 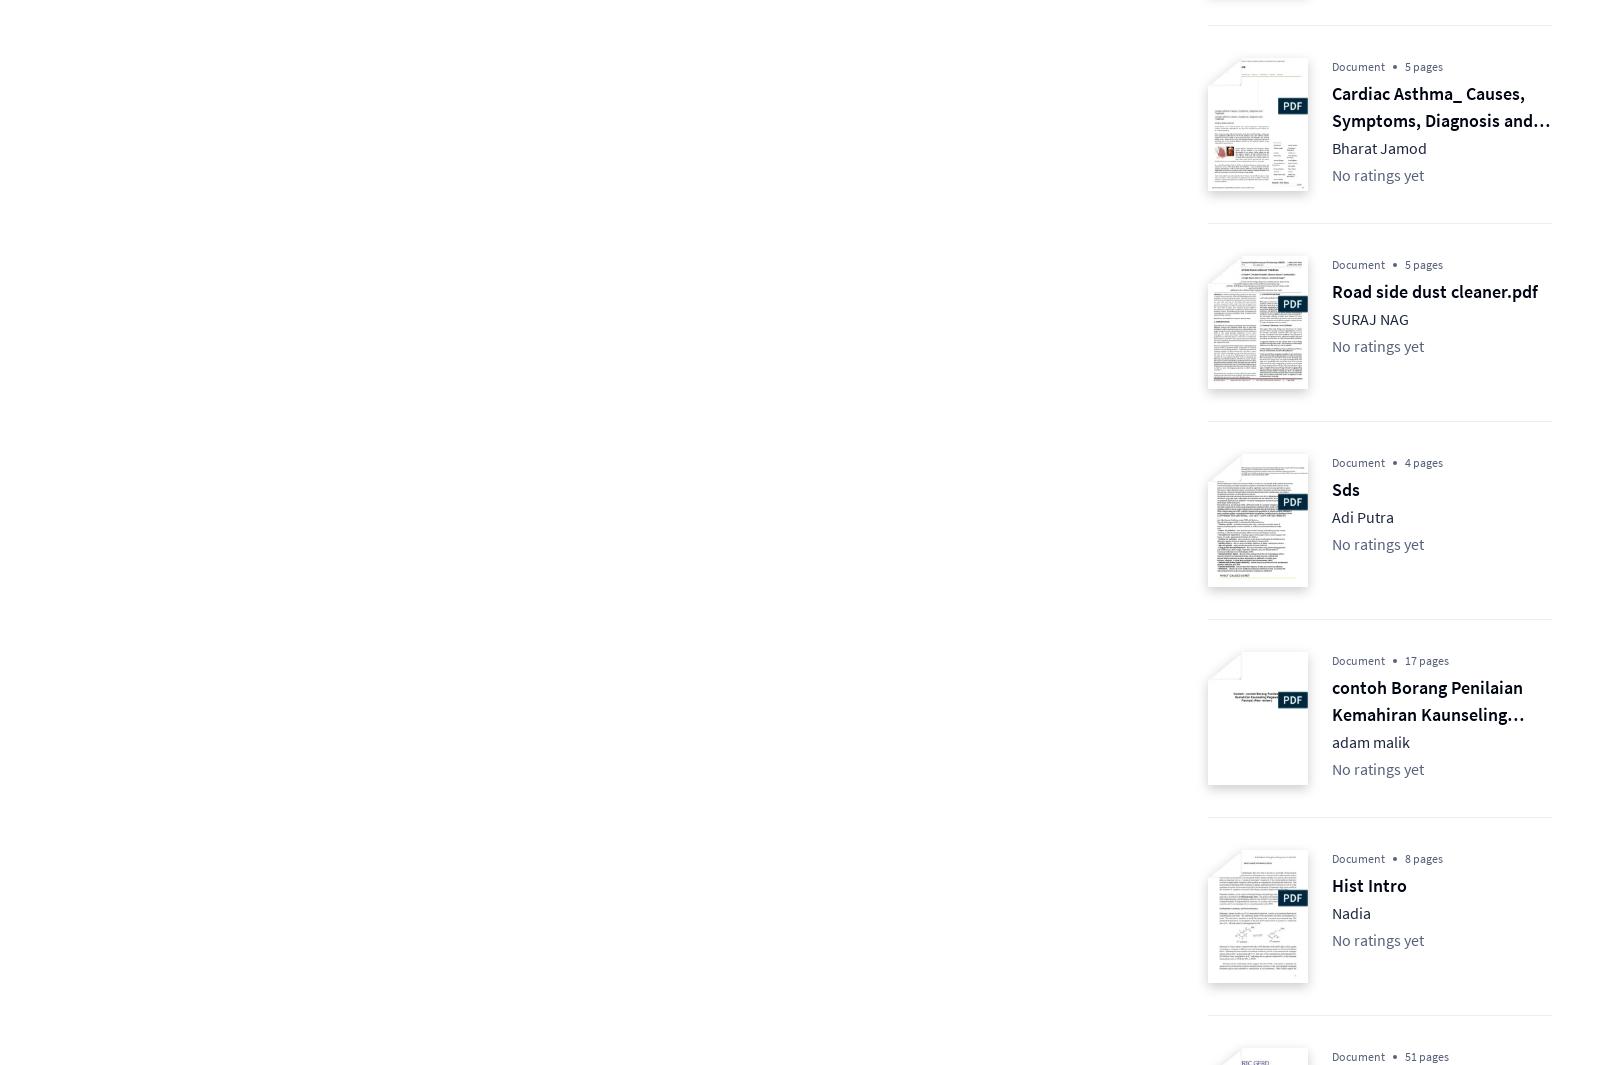 I want to click on 'Hist Intro', so click(x=1368, y=885).